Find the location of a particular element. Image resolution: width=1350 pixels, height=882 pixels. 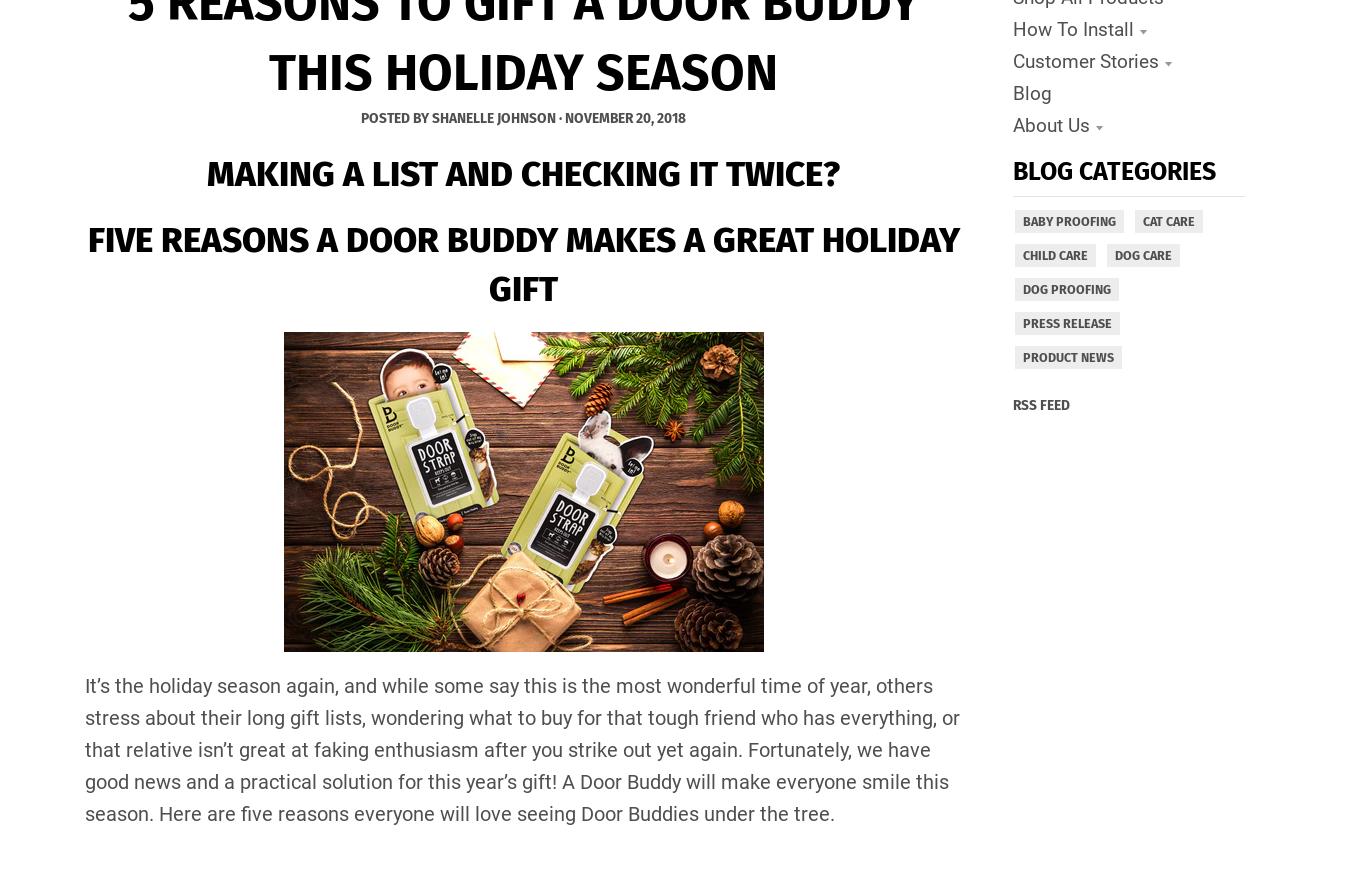

'Blog' is located at coordinates (1031, 92).